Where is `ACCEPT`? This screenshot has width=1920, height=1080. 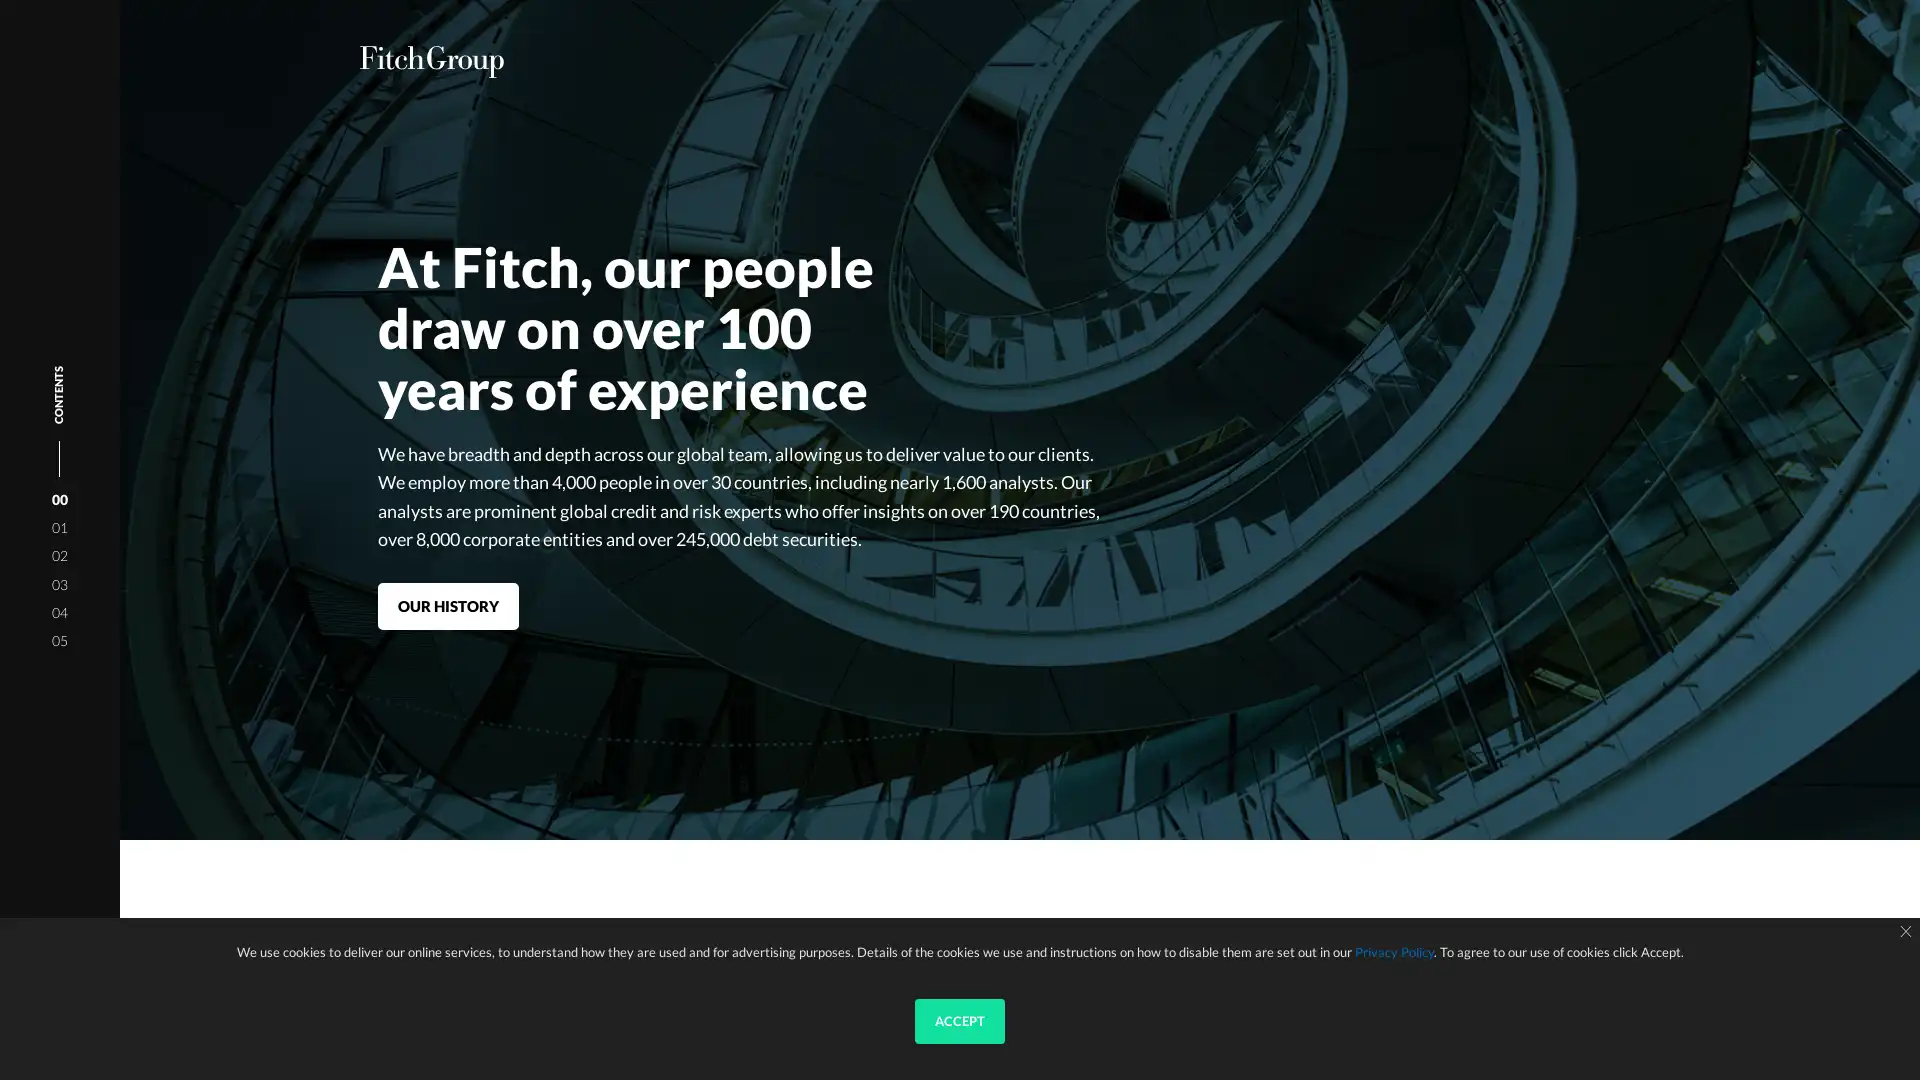
ACCEPT is located at coordinates (960, 1021).